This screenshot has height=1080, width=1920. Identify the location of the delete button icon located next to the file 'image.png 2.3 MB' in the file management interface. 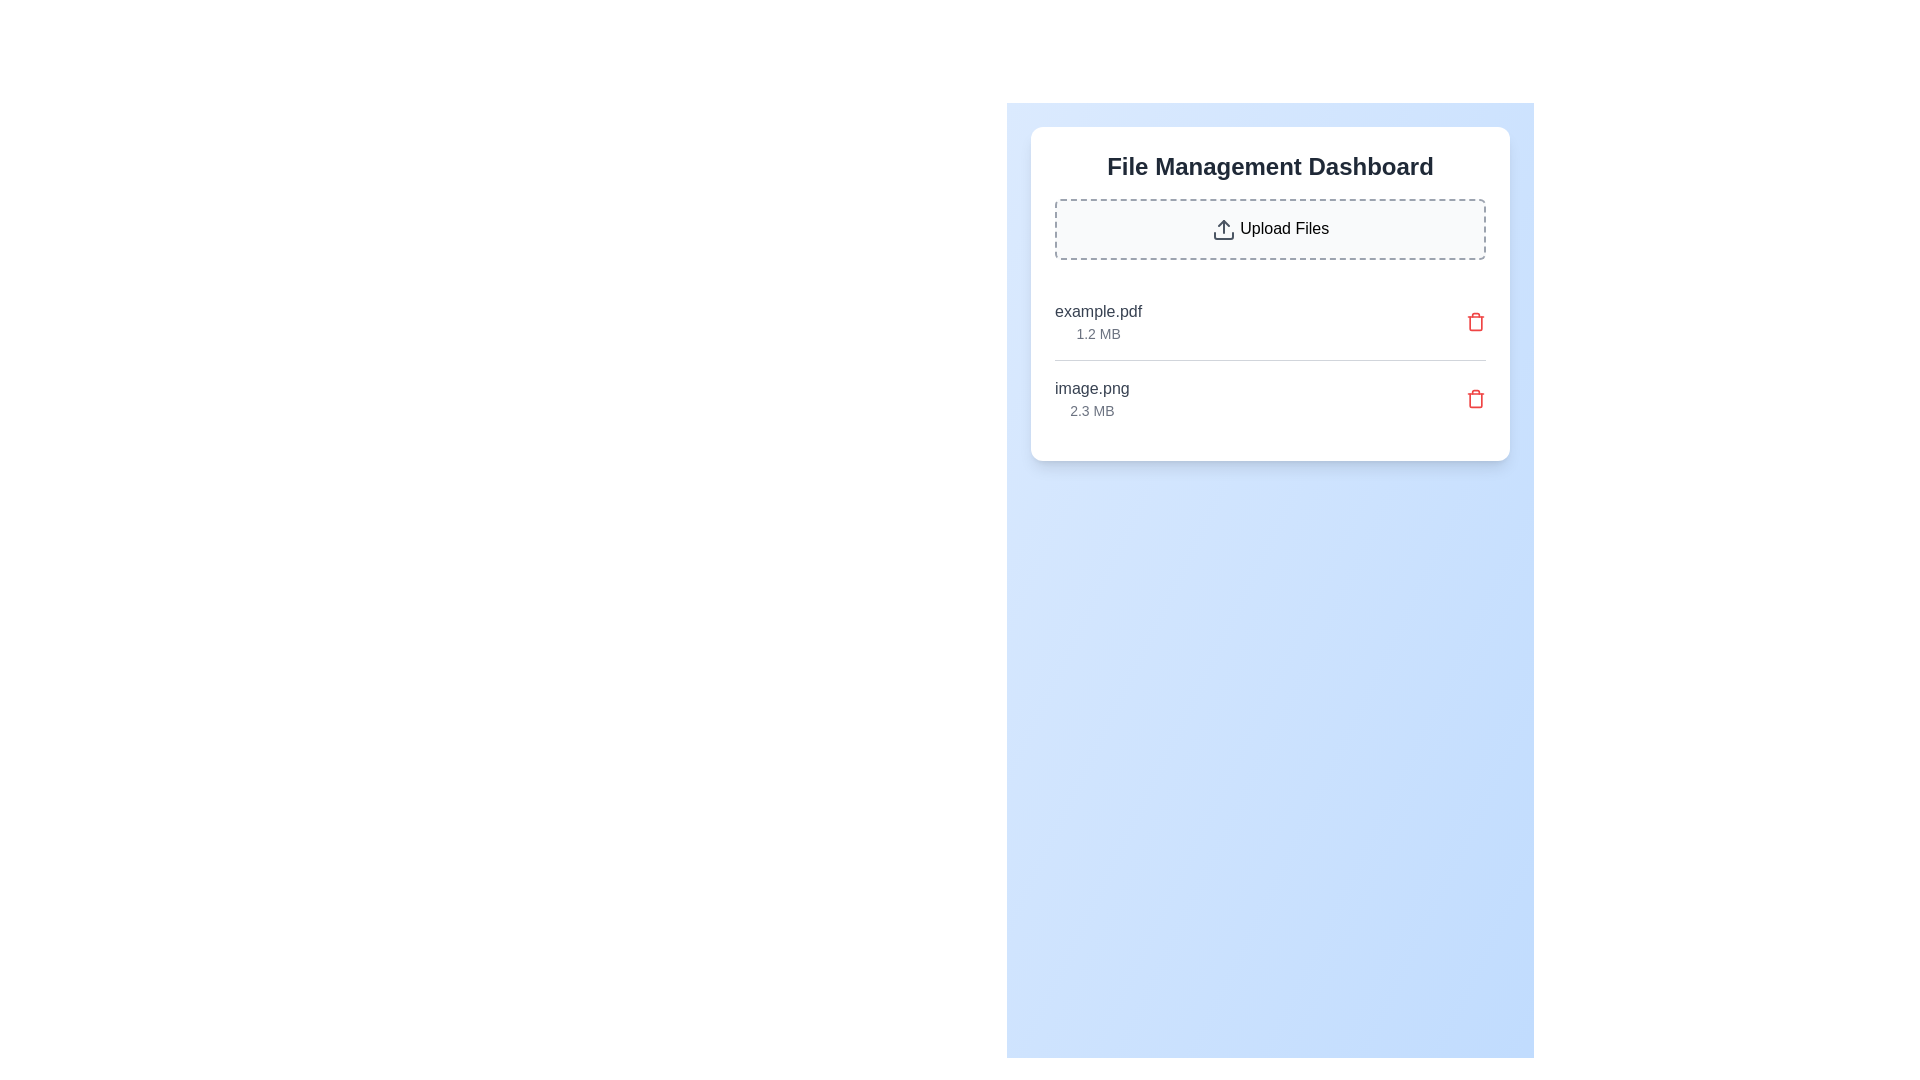
(1476, 397).